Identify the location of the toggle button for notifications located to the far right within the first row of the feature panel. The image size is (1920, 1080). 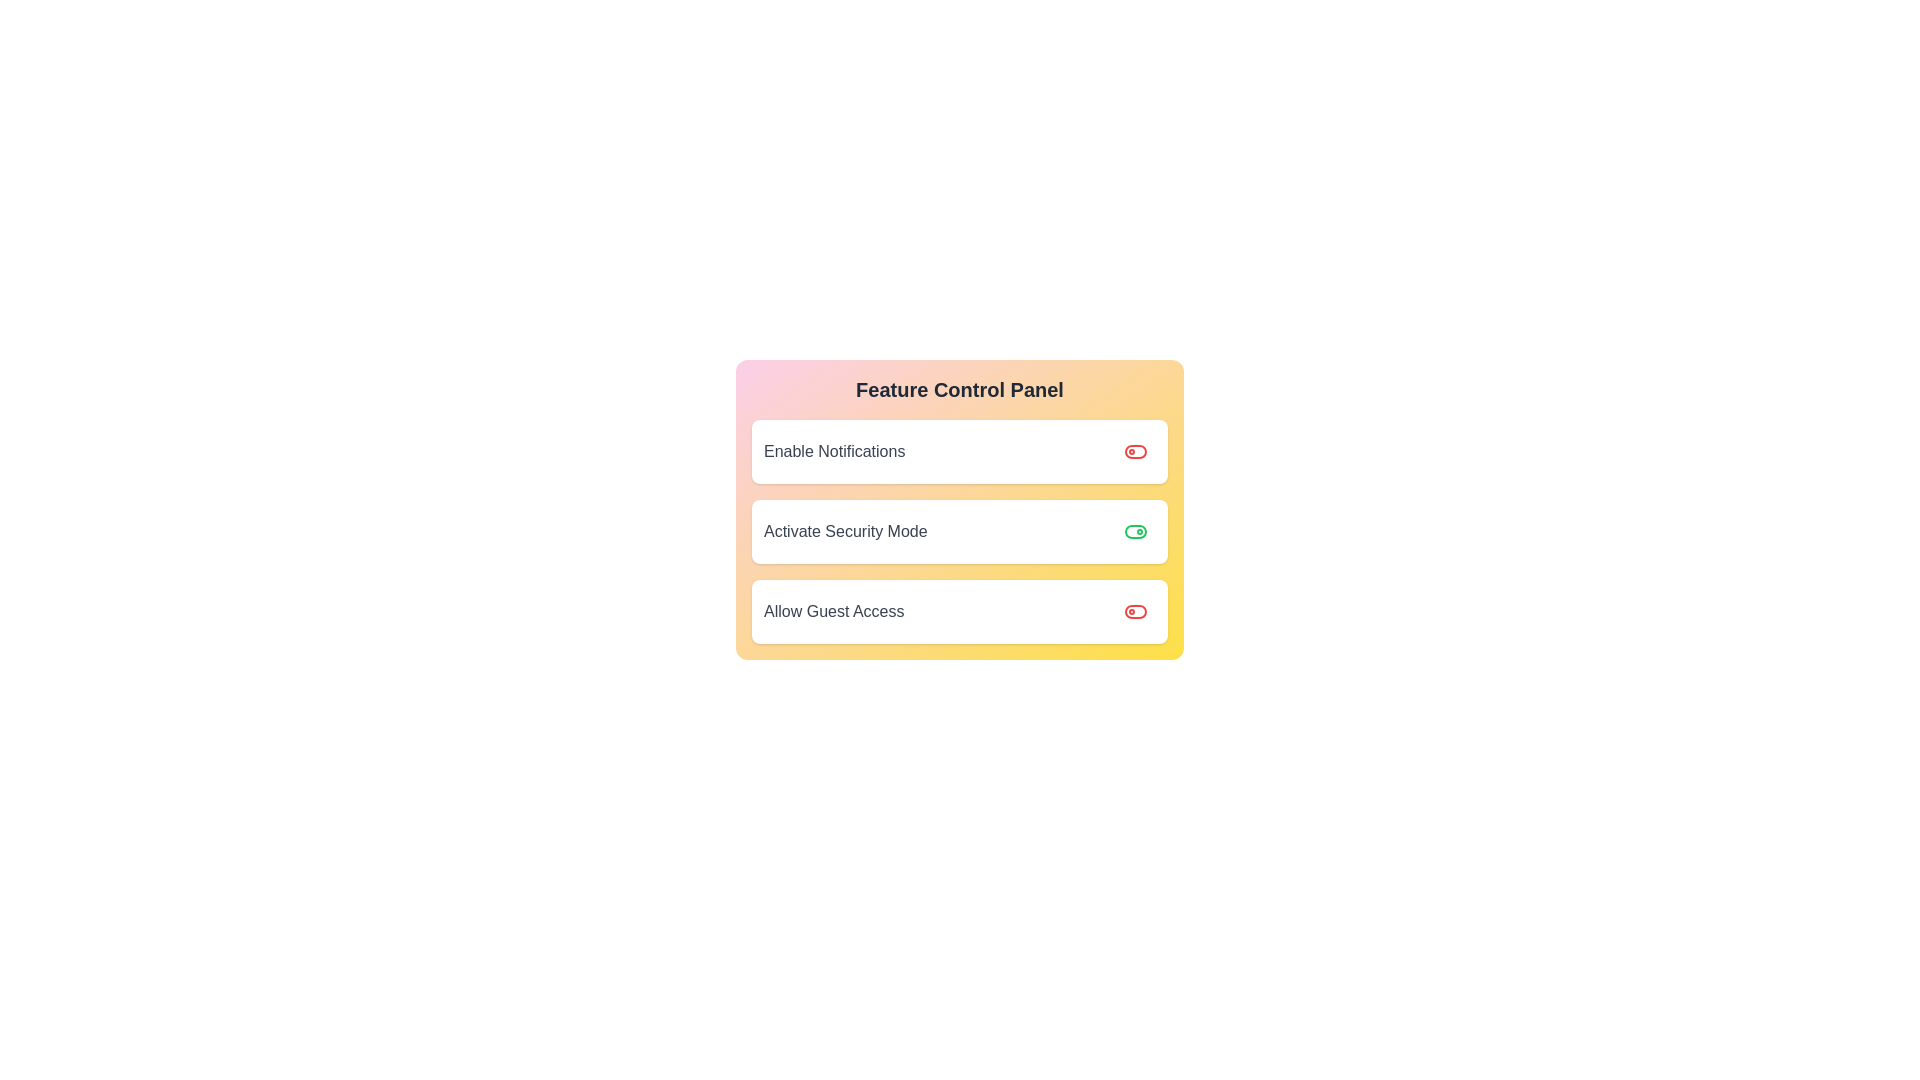
(1136, 451).